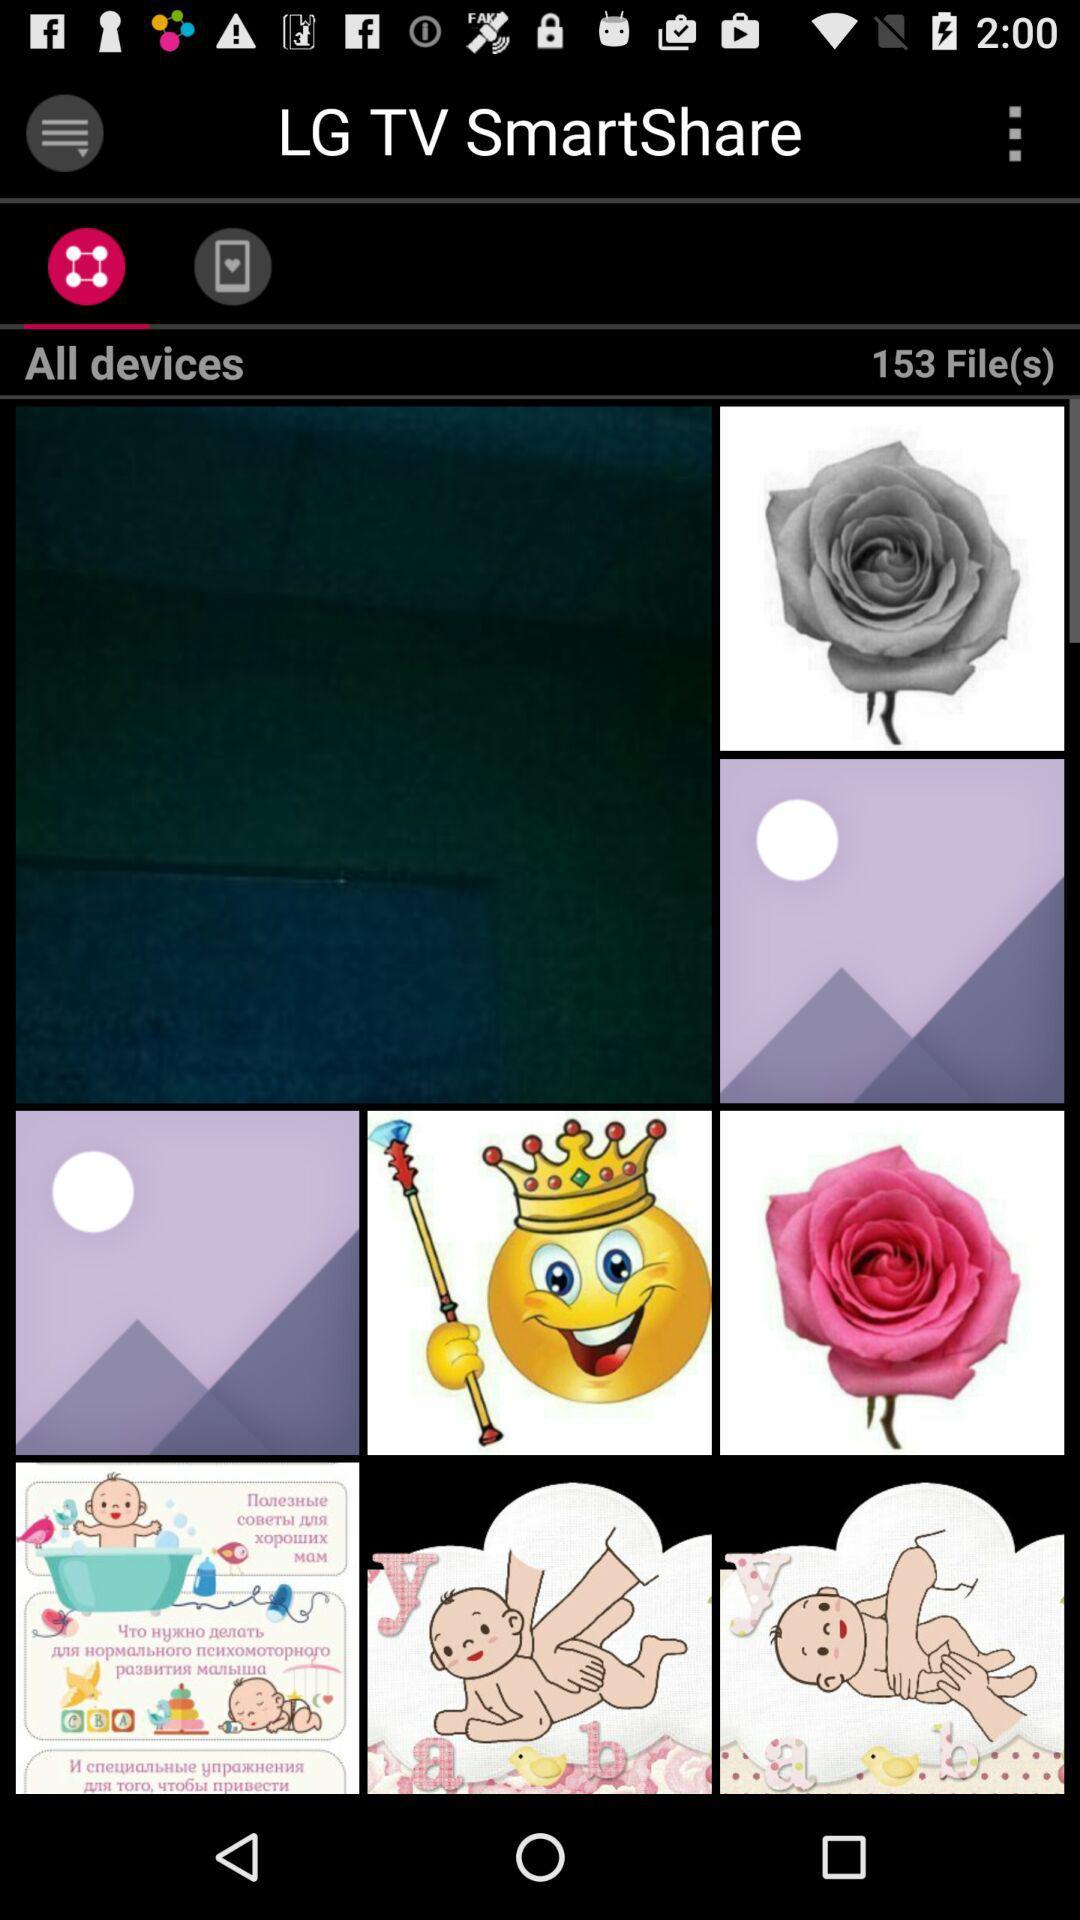  I want to click on app above all devices icon, so click(85, 265).